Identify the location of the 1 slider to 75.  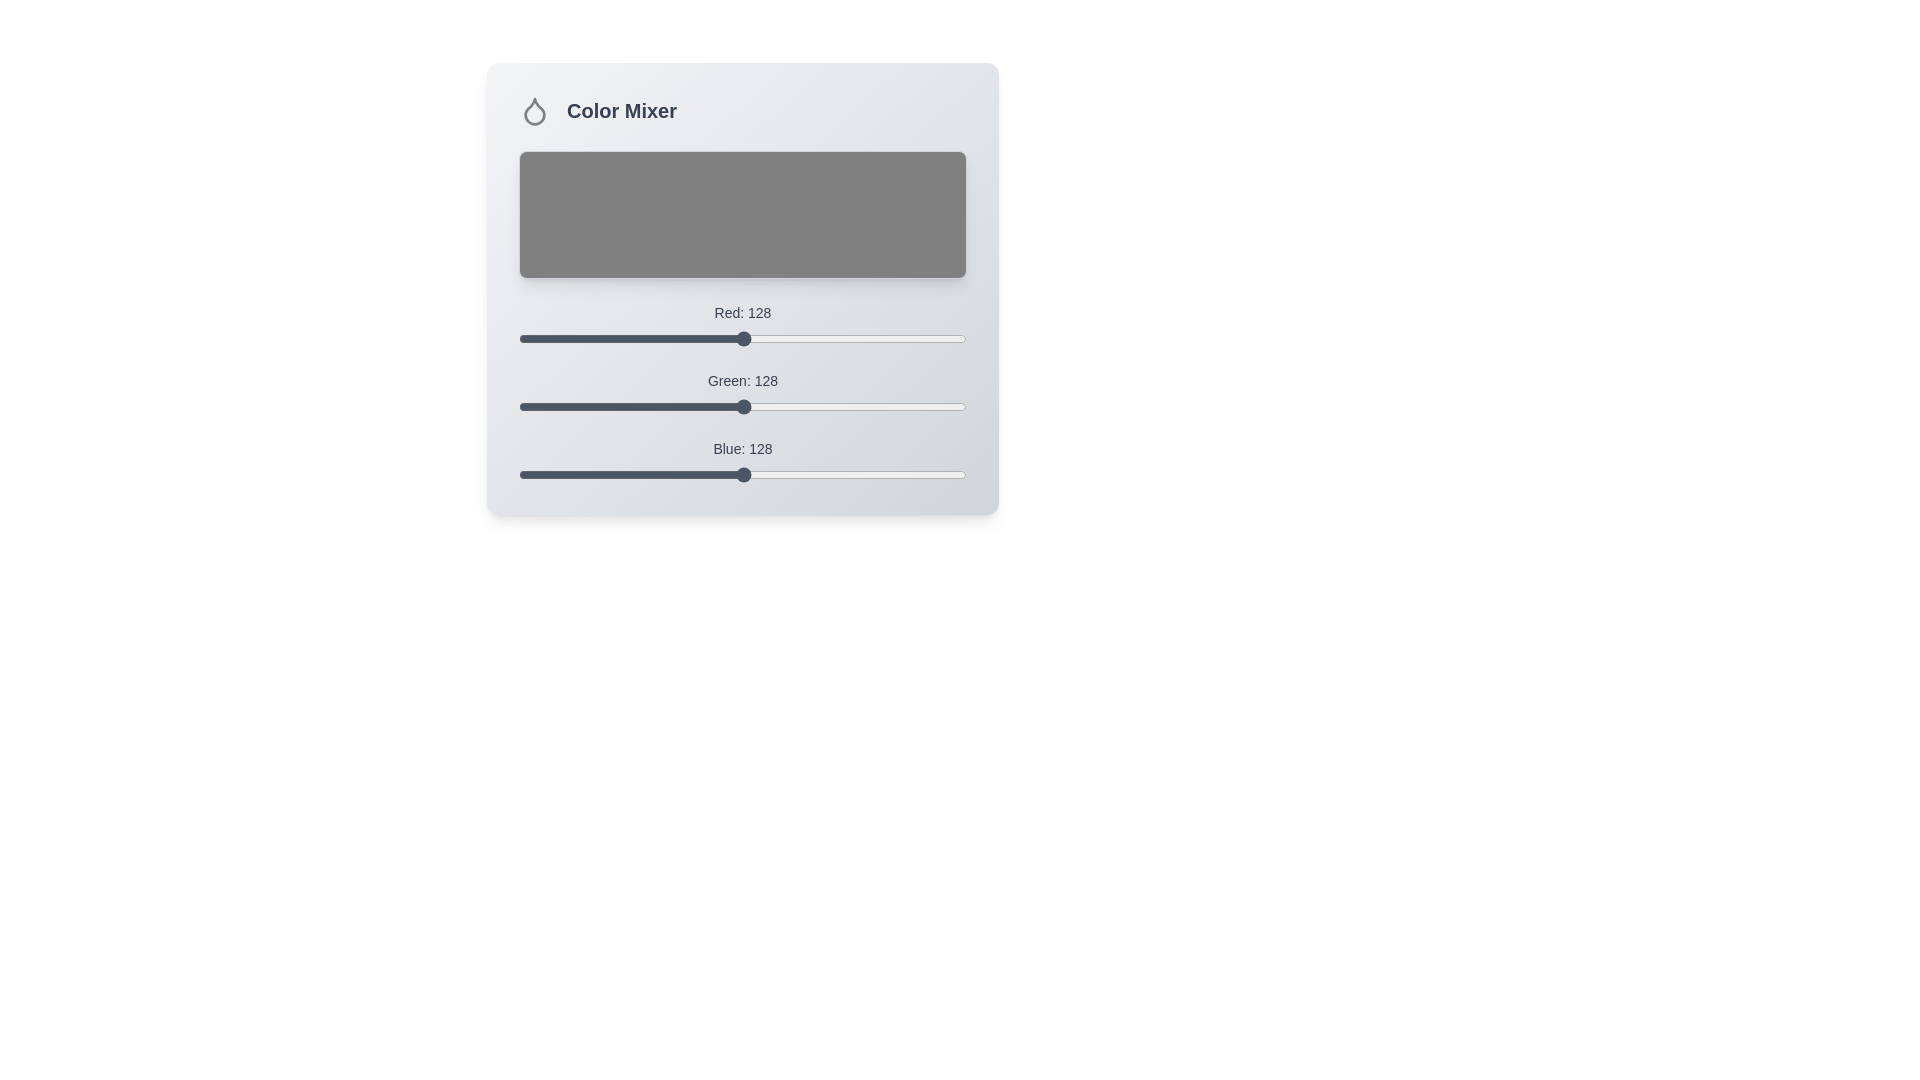
(650, 398).